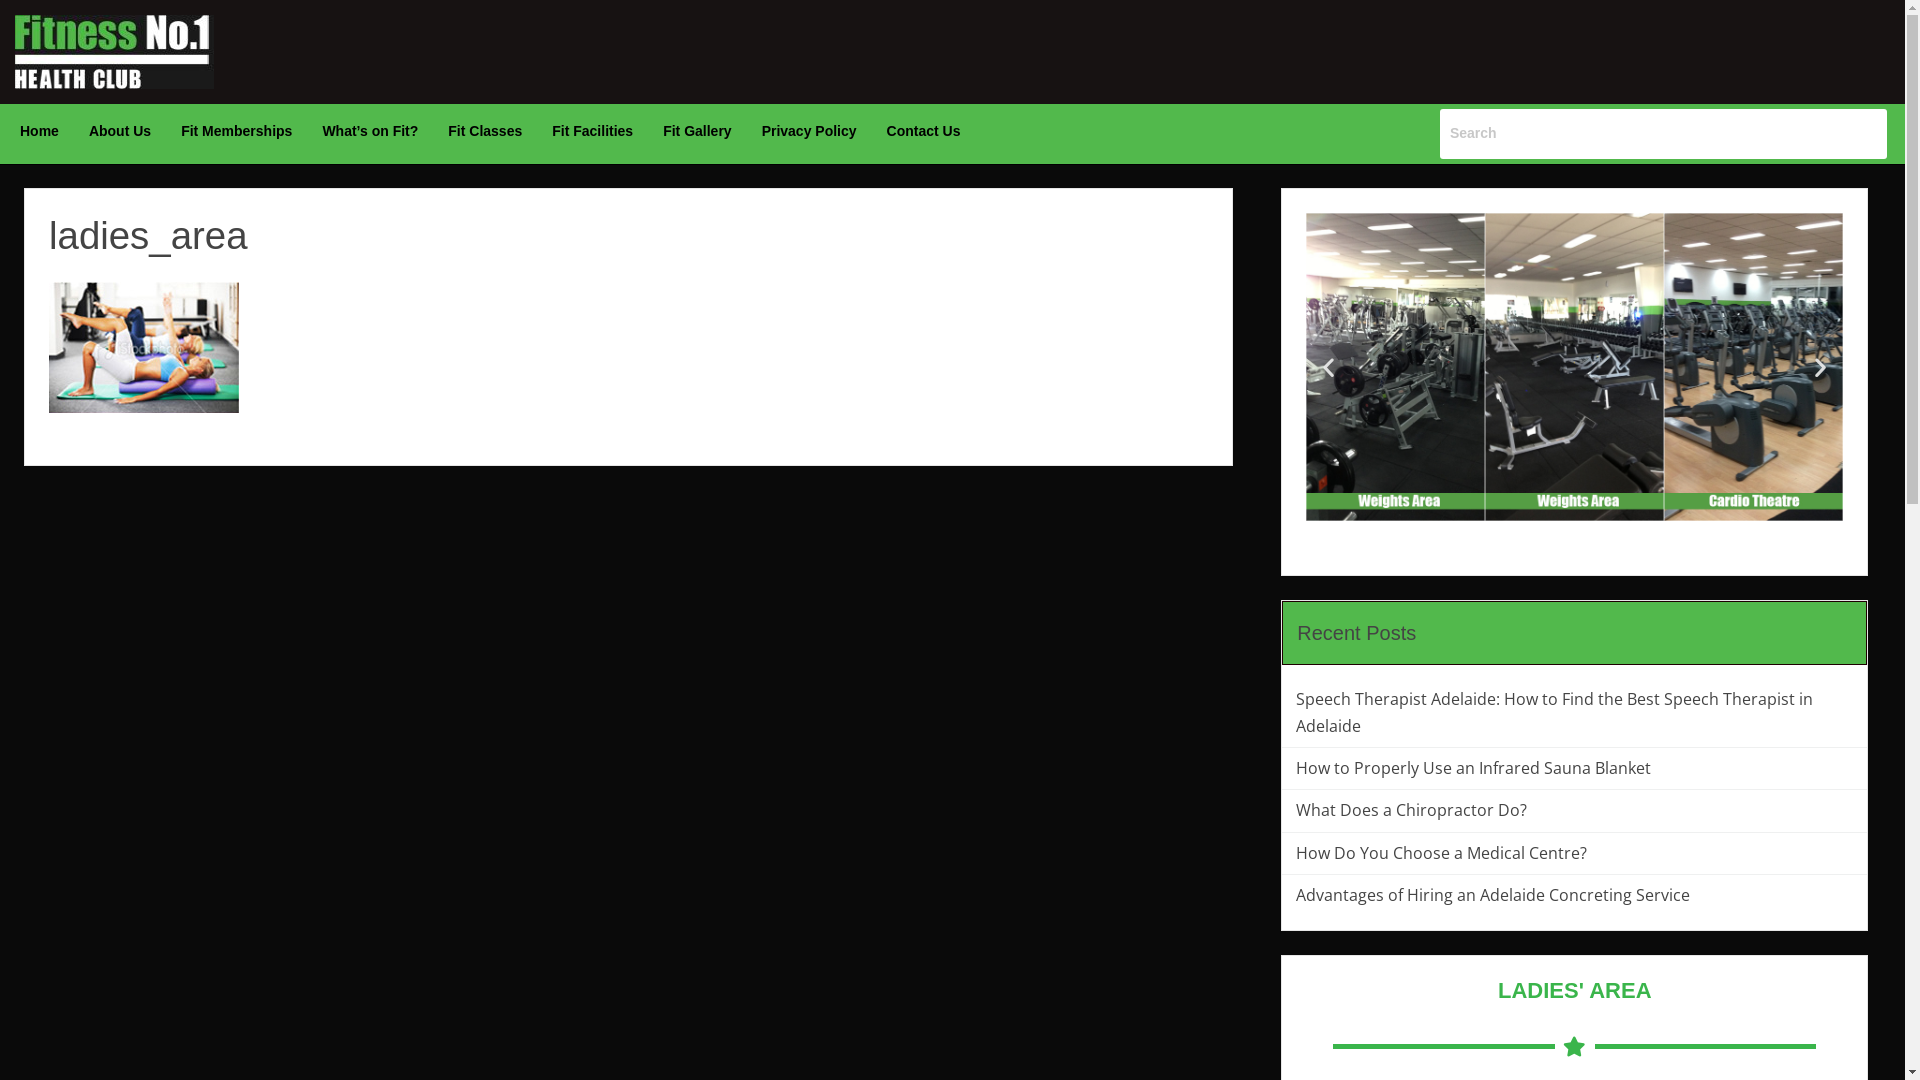  What do you see at coordinates (39, 131) in the screenshot?
I see `'Home'` at bounding box center [39, 131].